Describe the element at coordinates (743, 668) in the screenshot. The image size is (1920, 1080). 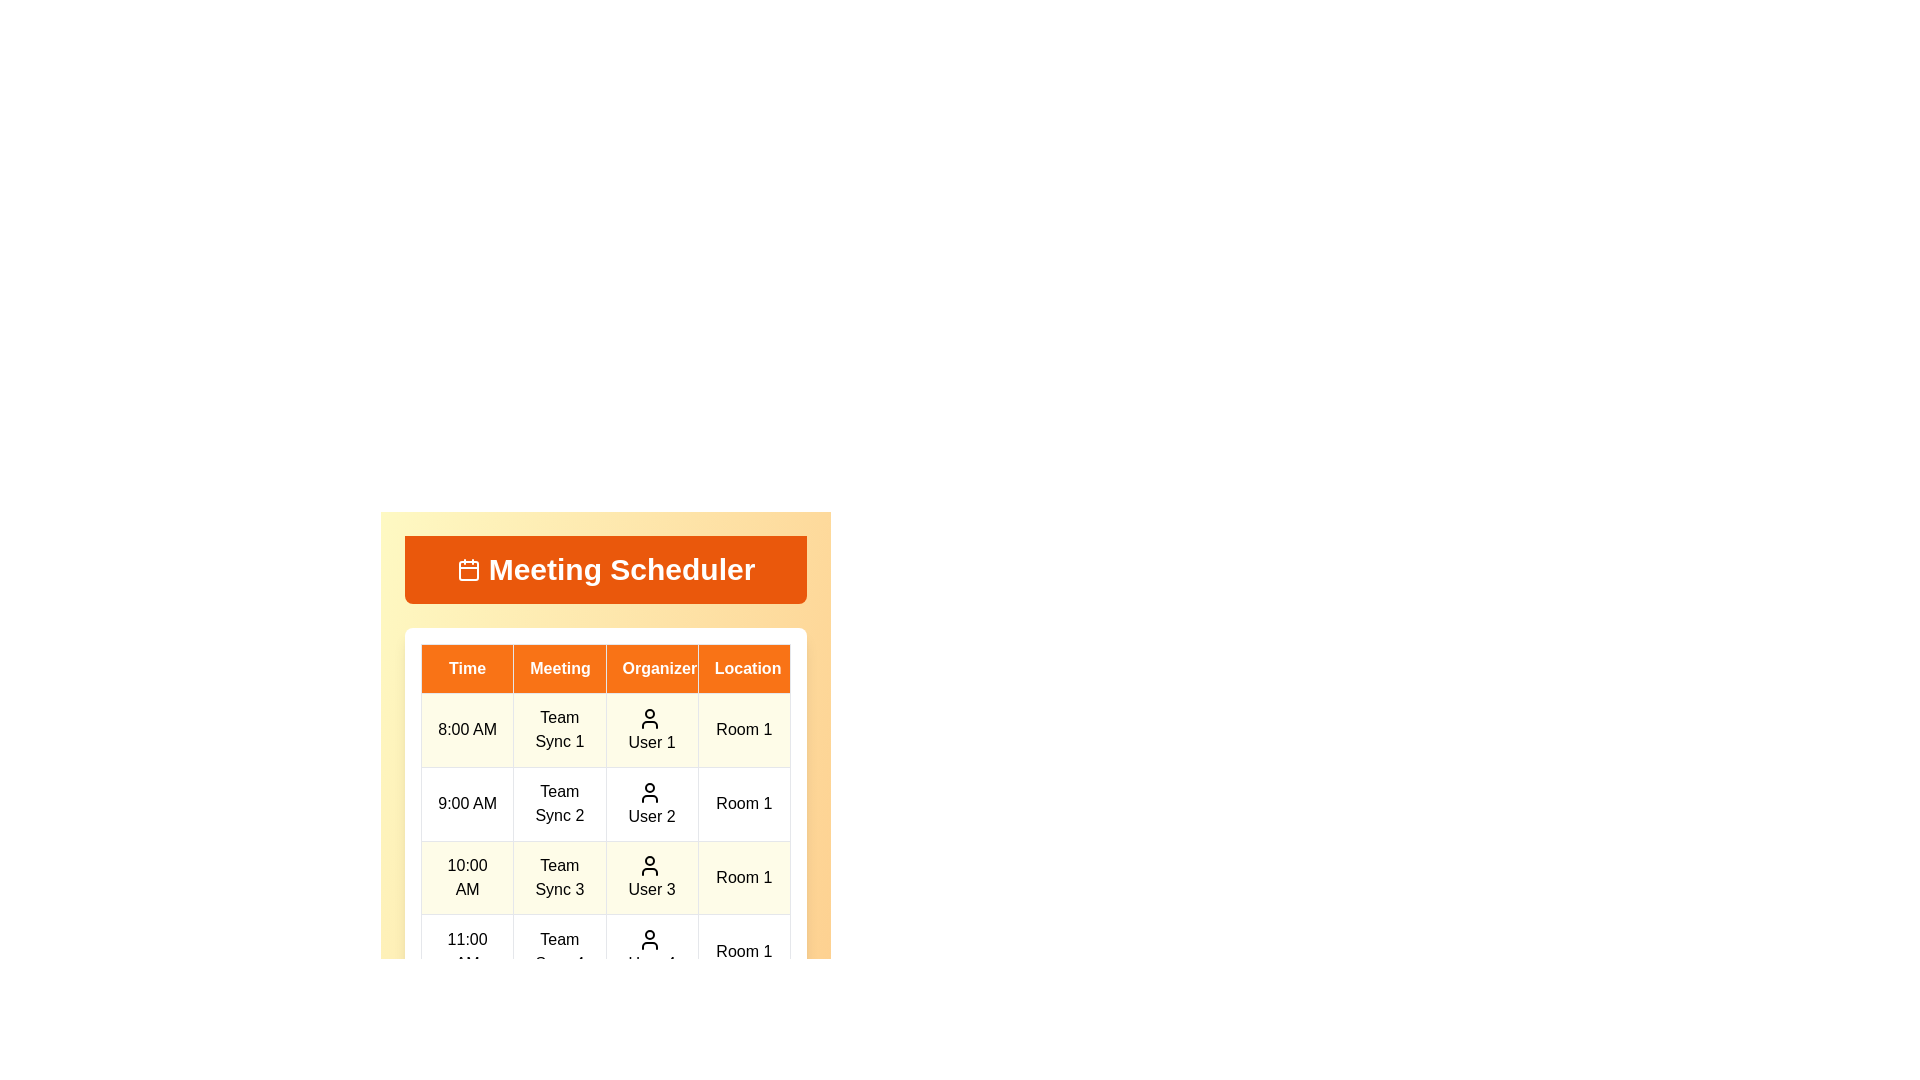
I see `the header column Location to sort or filter the schedule` at that location.